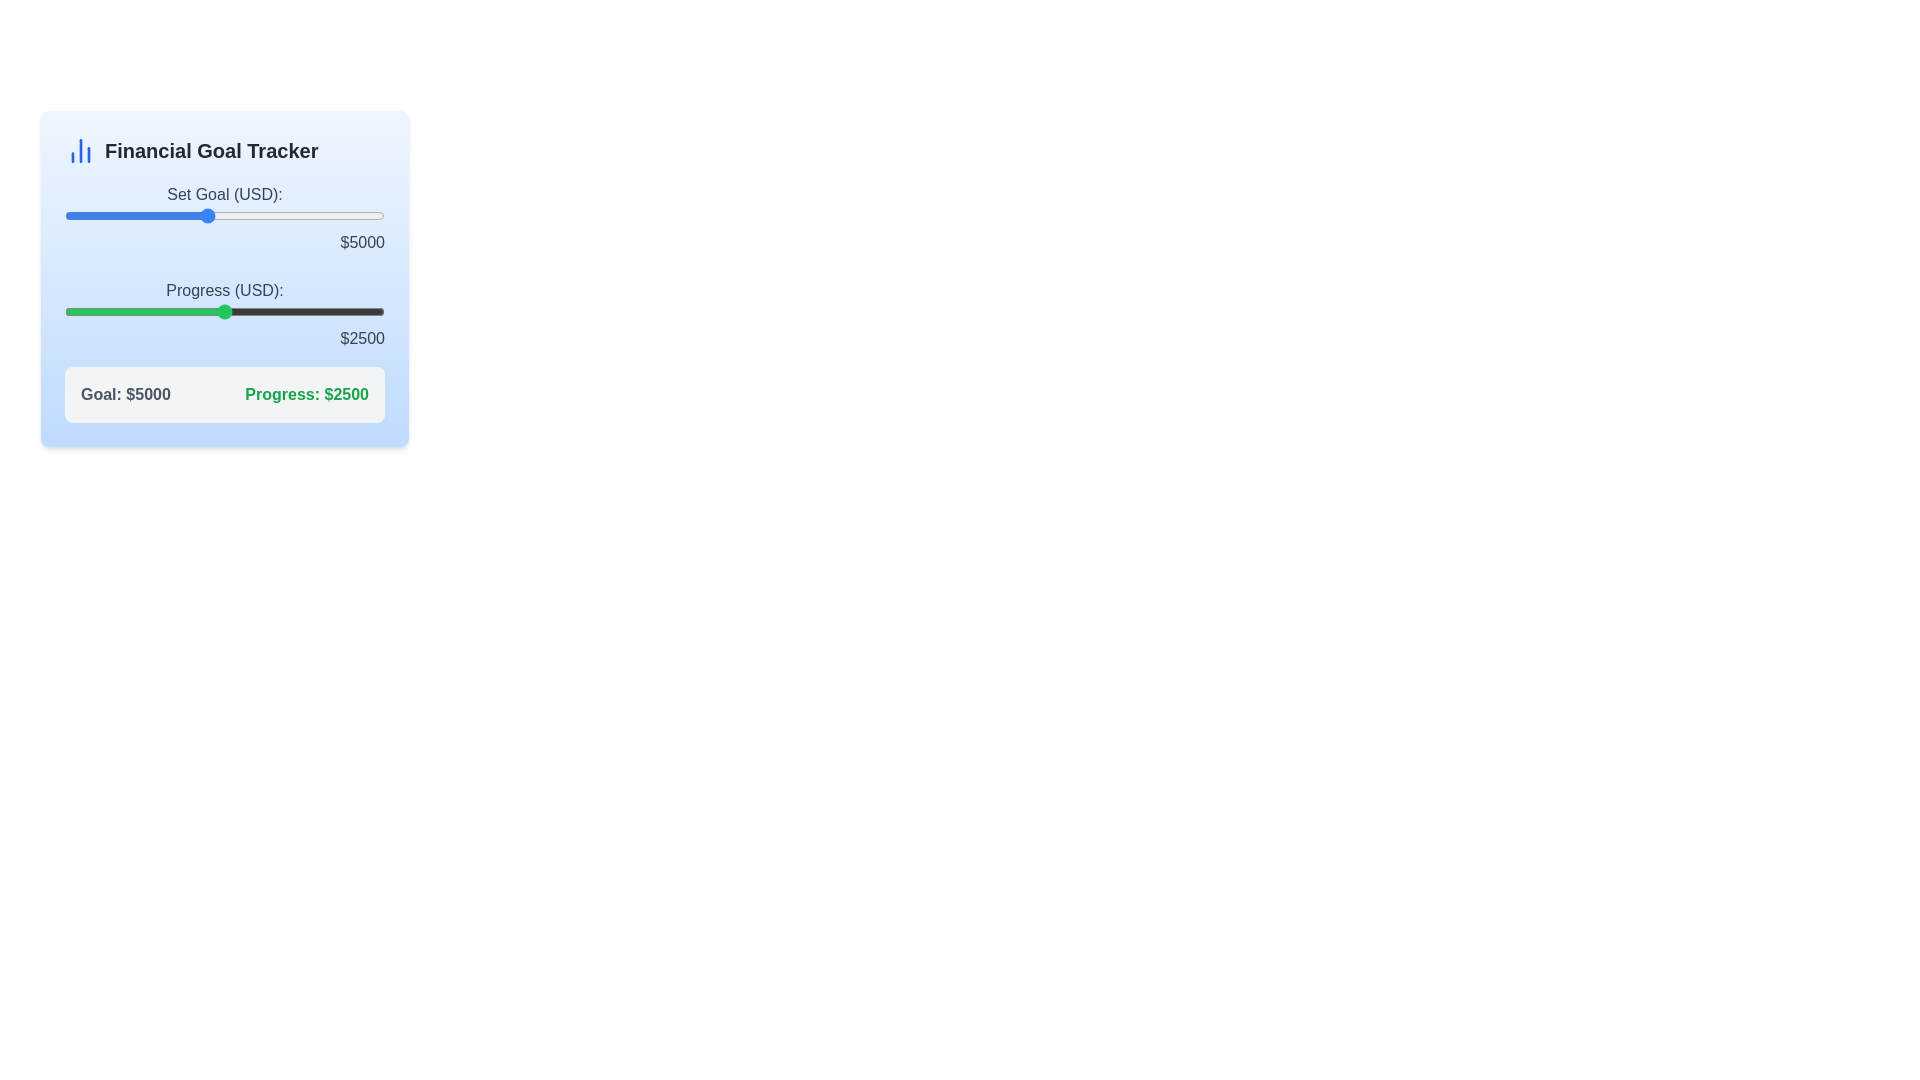 The image size is (1920, 1080). I want to click on the financial goal slider to 6737 USD, so click(267, 216).